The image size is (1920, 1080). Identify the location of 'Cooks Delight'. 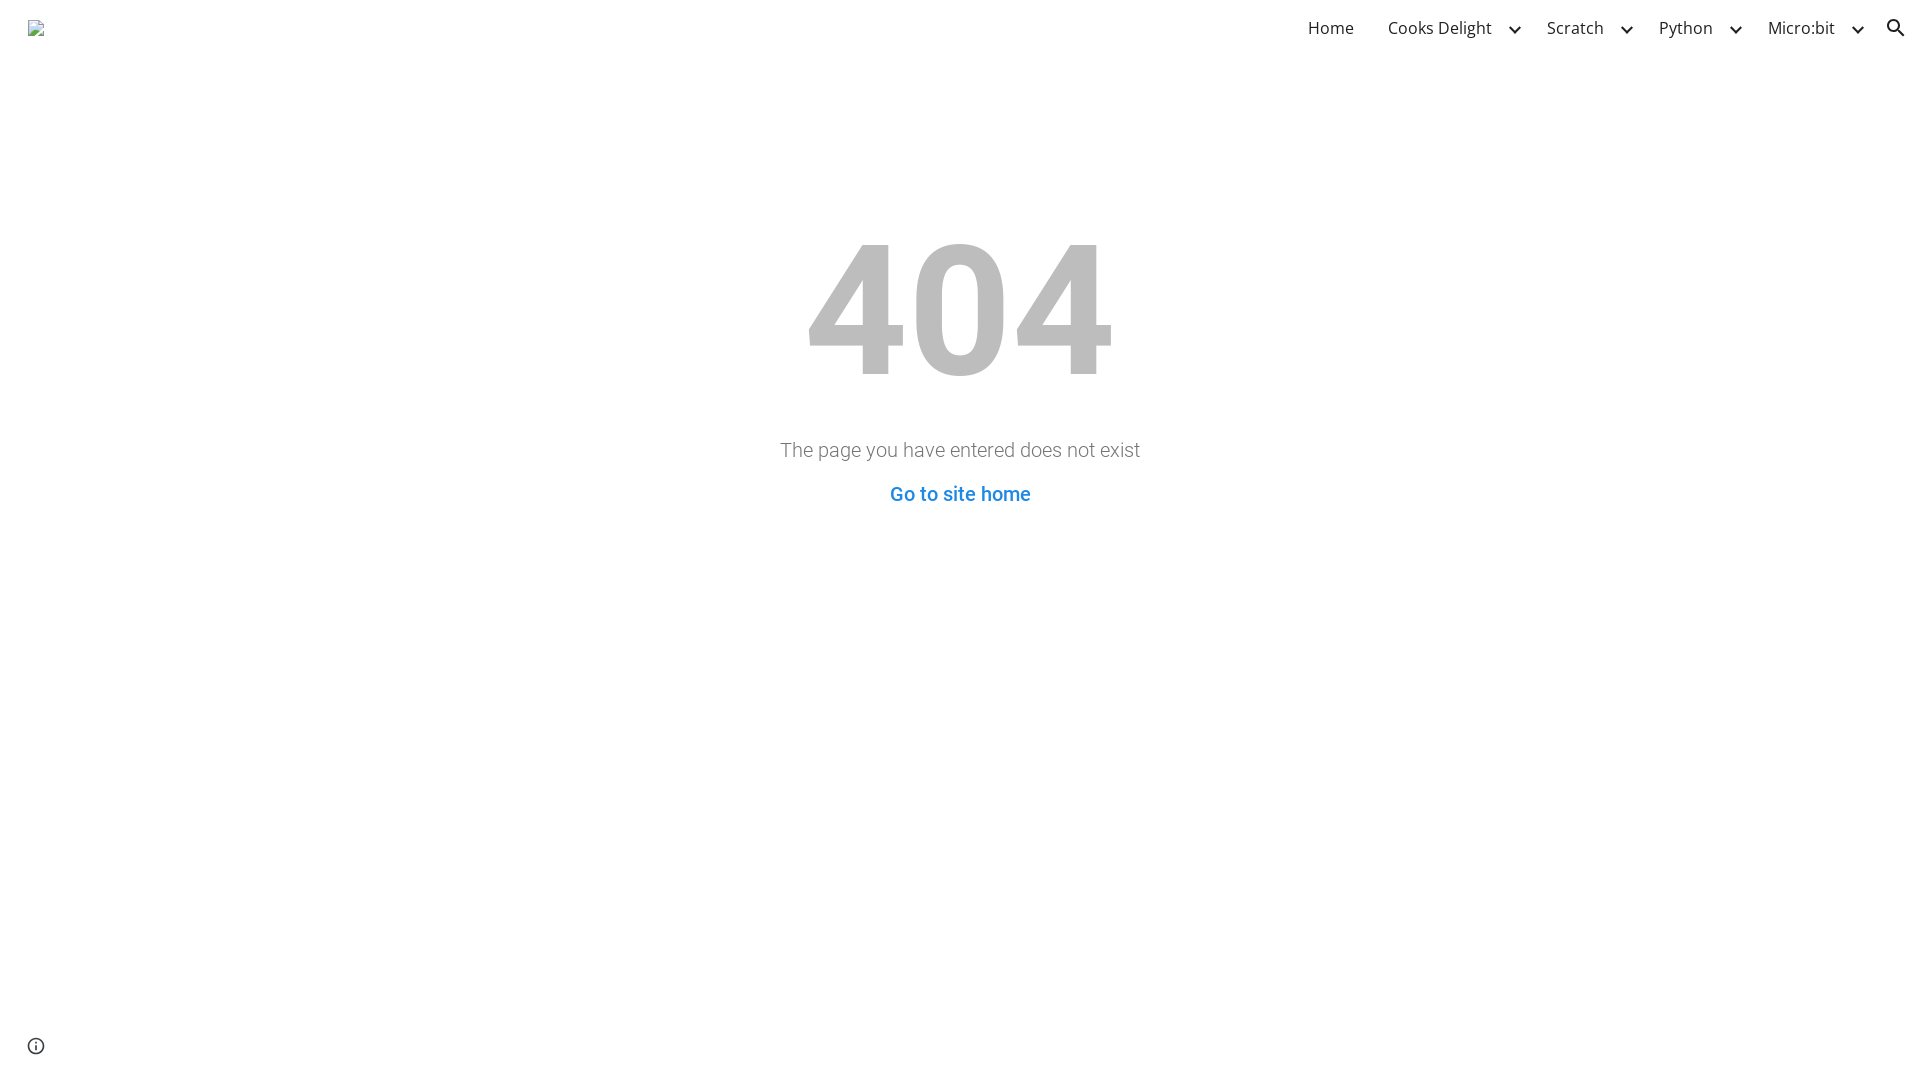
(1376, 27).